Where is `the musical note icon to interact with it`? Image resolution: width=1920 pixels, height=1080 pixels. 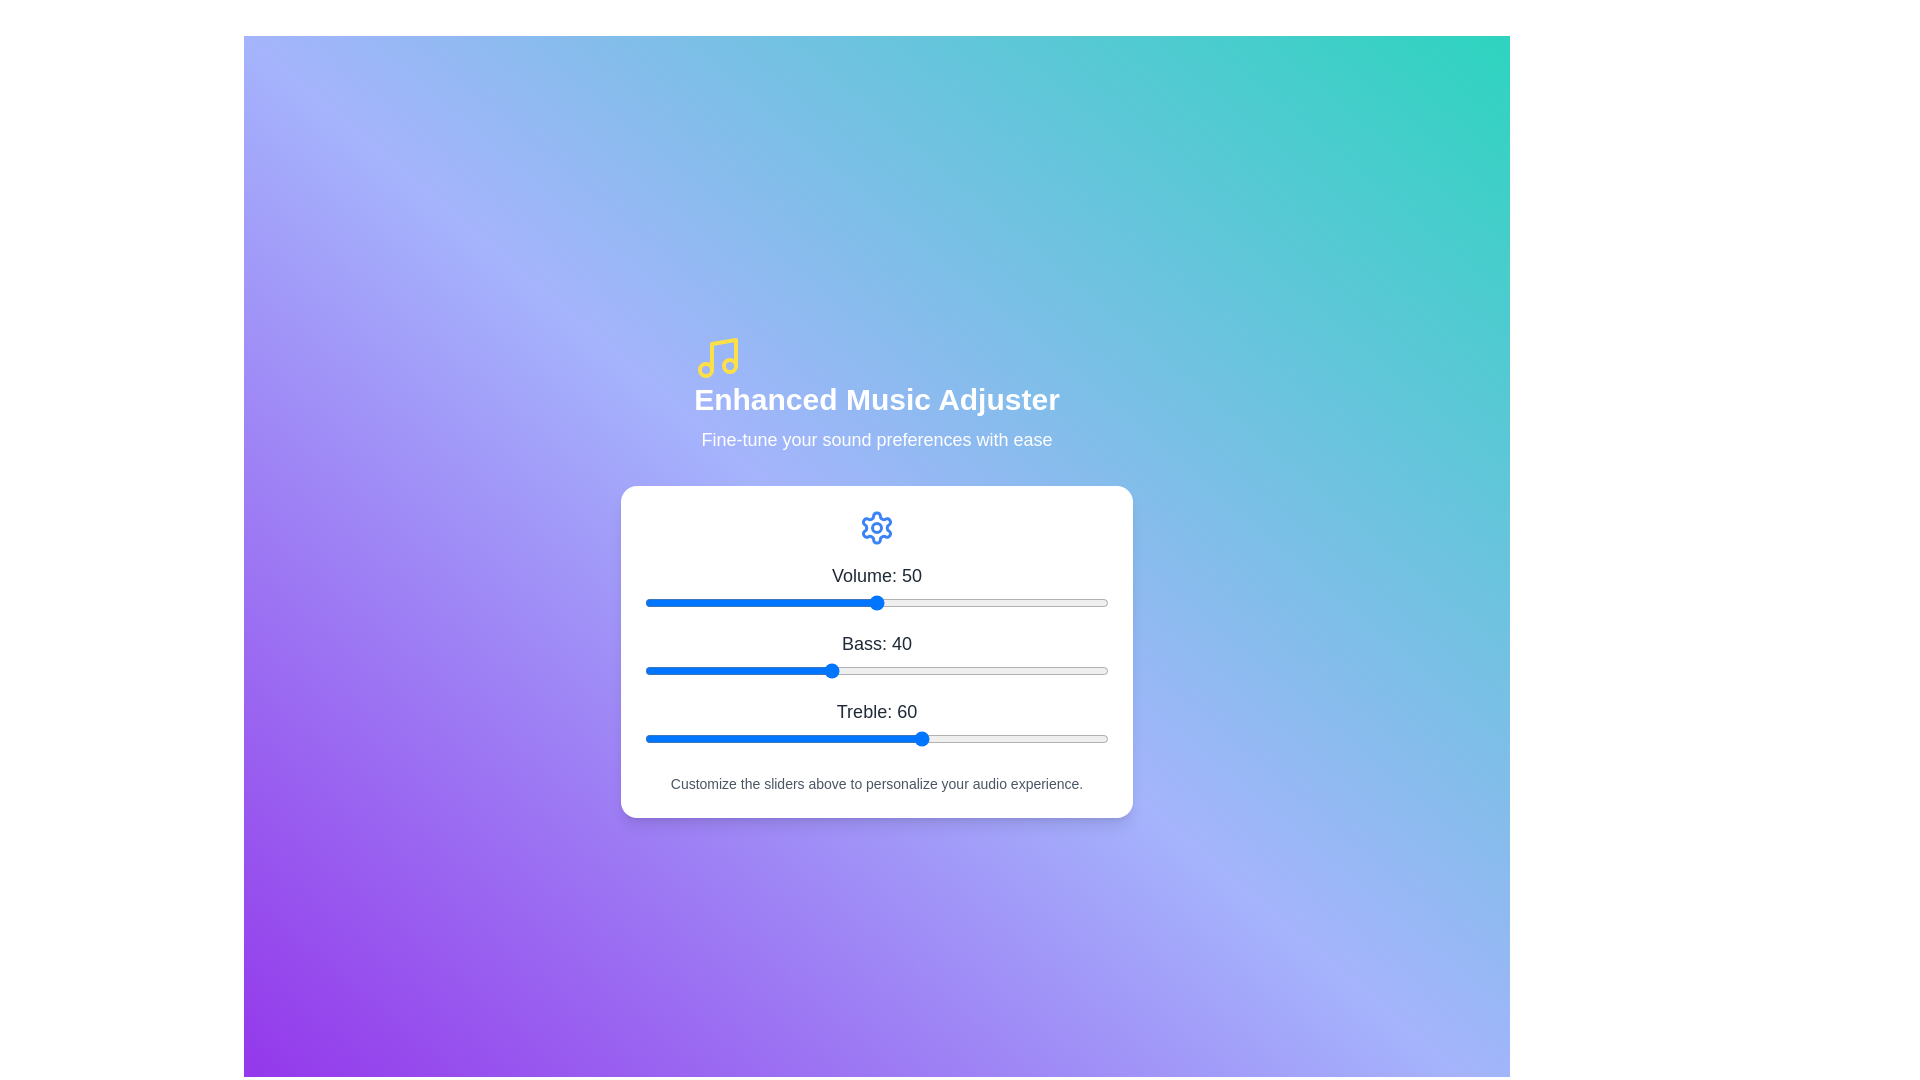
the musical note icon to interact with it is located at coordinates (718, 357).